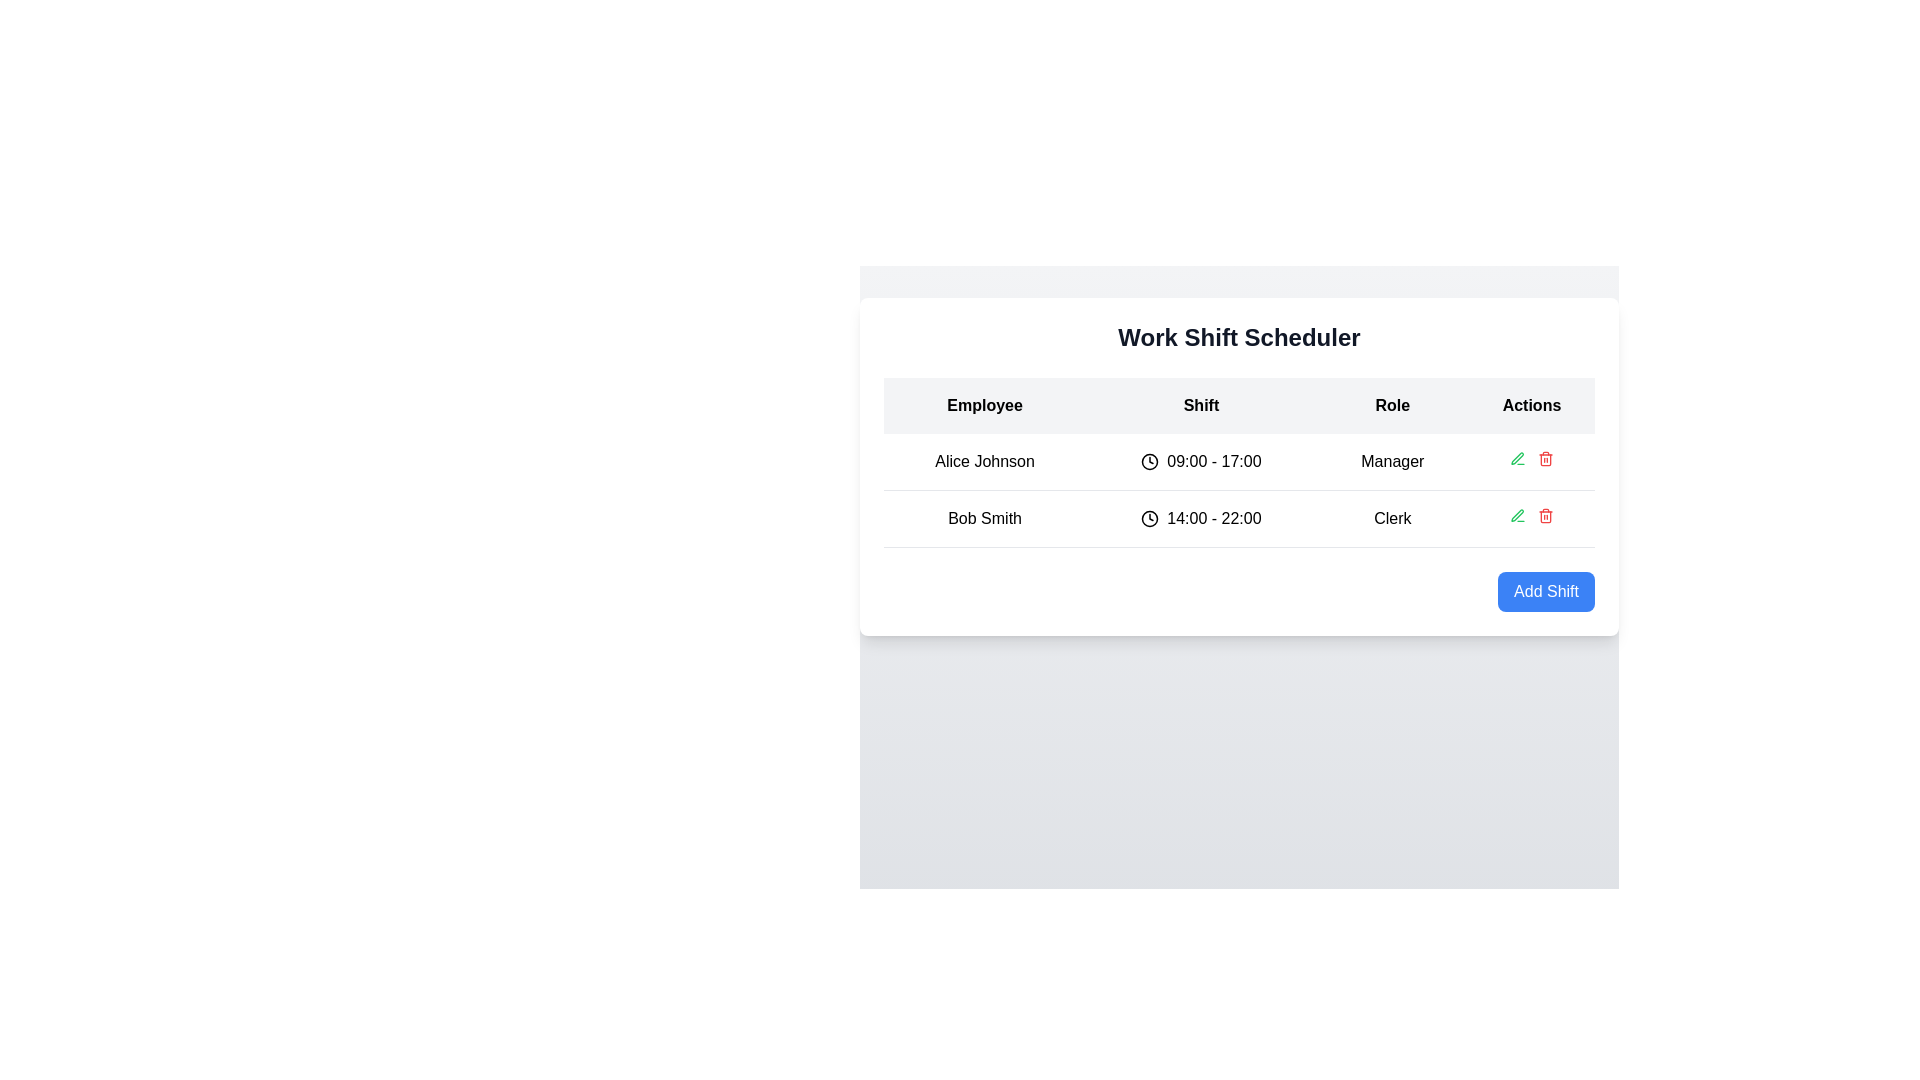 Image resolution: width=1920 pixels, height=1080 pixels. What do you see at coordinates (1238, 466) in the screenshot?
I see `the Table with interactive controls located under the 'Work Shift Scheduler' section` at bounding box center [1238, 466].